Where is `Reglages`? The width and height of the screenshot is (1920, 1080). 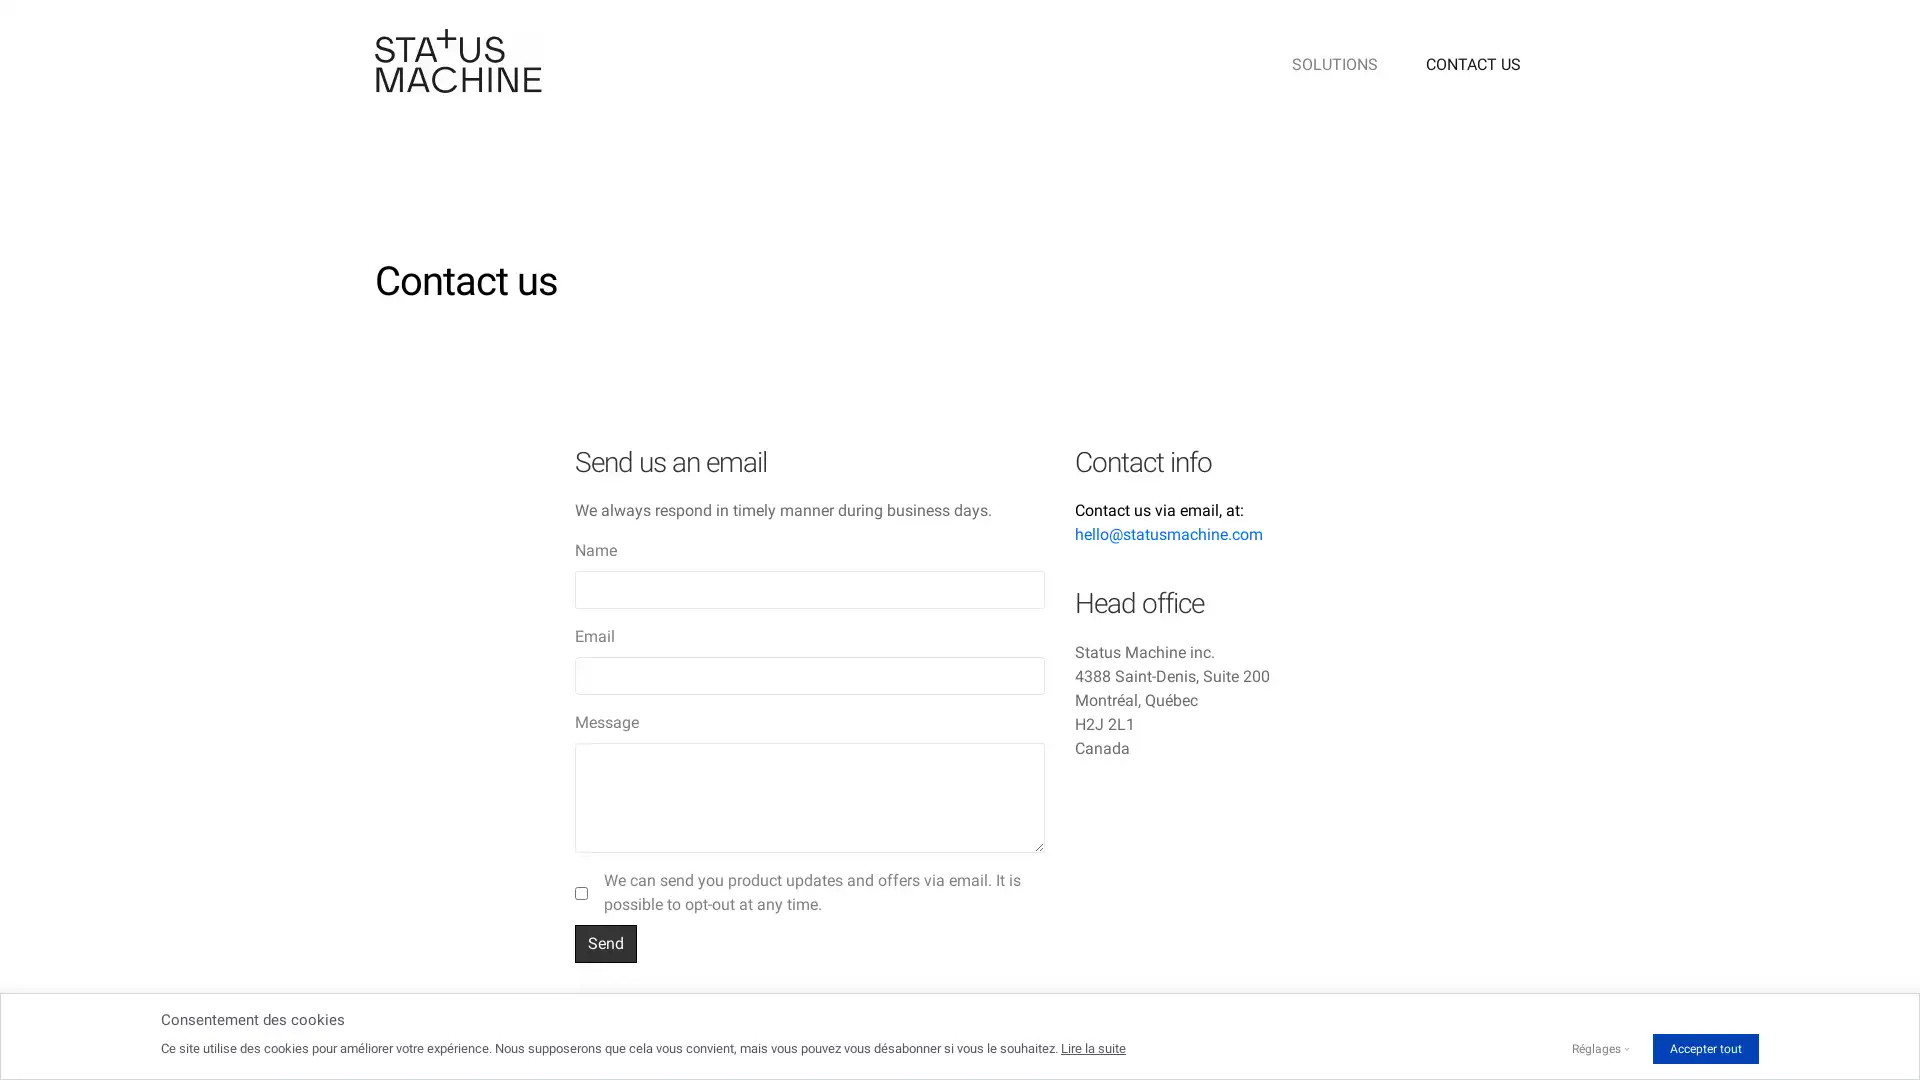
Reglages is located at coordinates (1595, 1048).